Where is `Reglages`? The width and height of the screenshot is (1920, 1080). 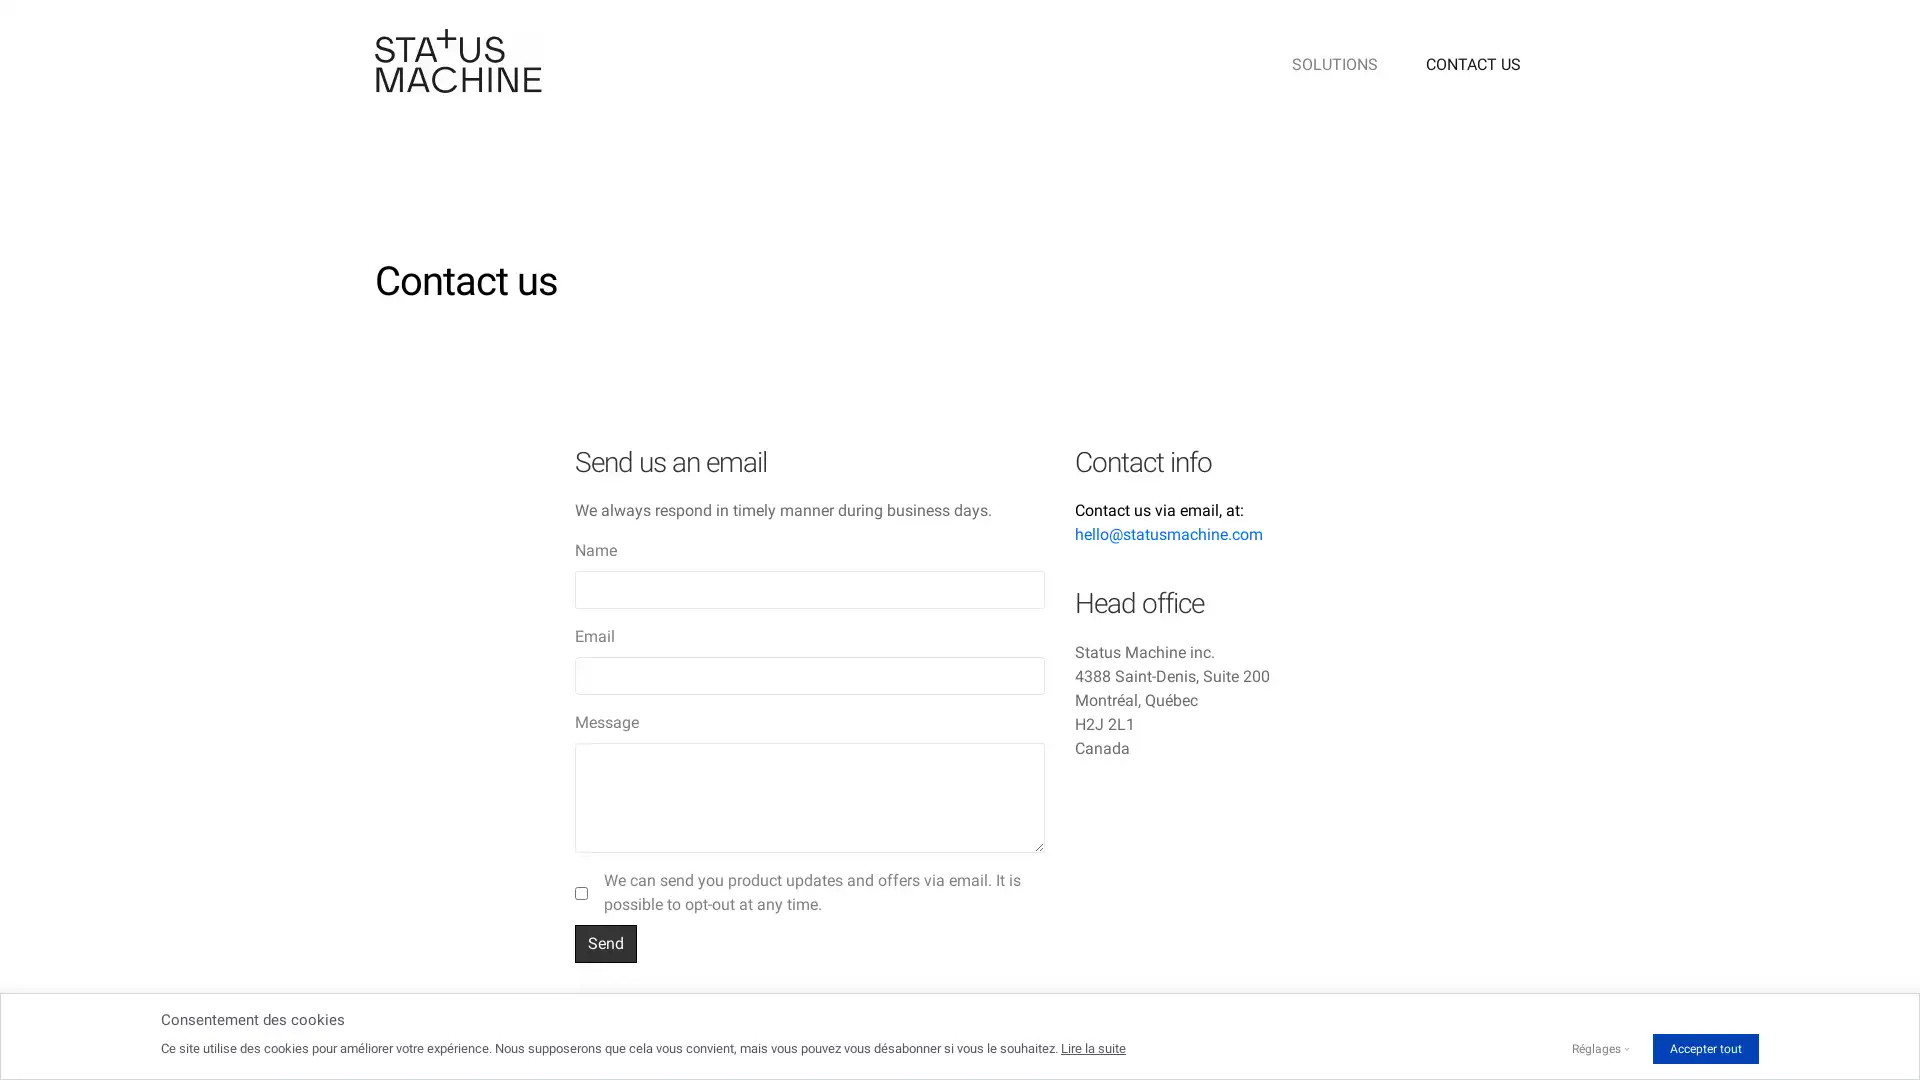
Reglages is located at coordinates (1595, 1048).